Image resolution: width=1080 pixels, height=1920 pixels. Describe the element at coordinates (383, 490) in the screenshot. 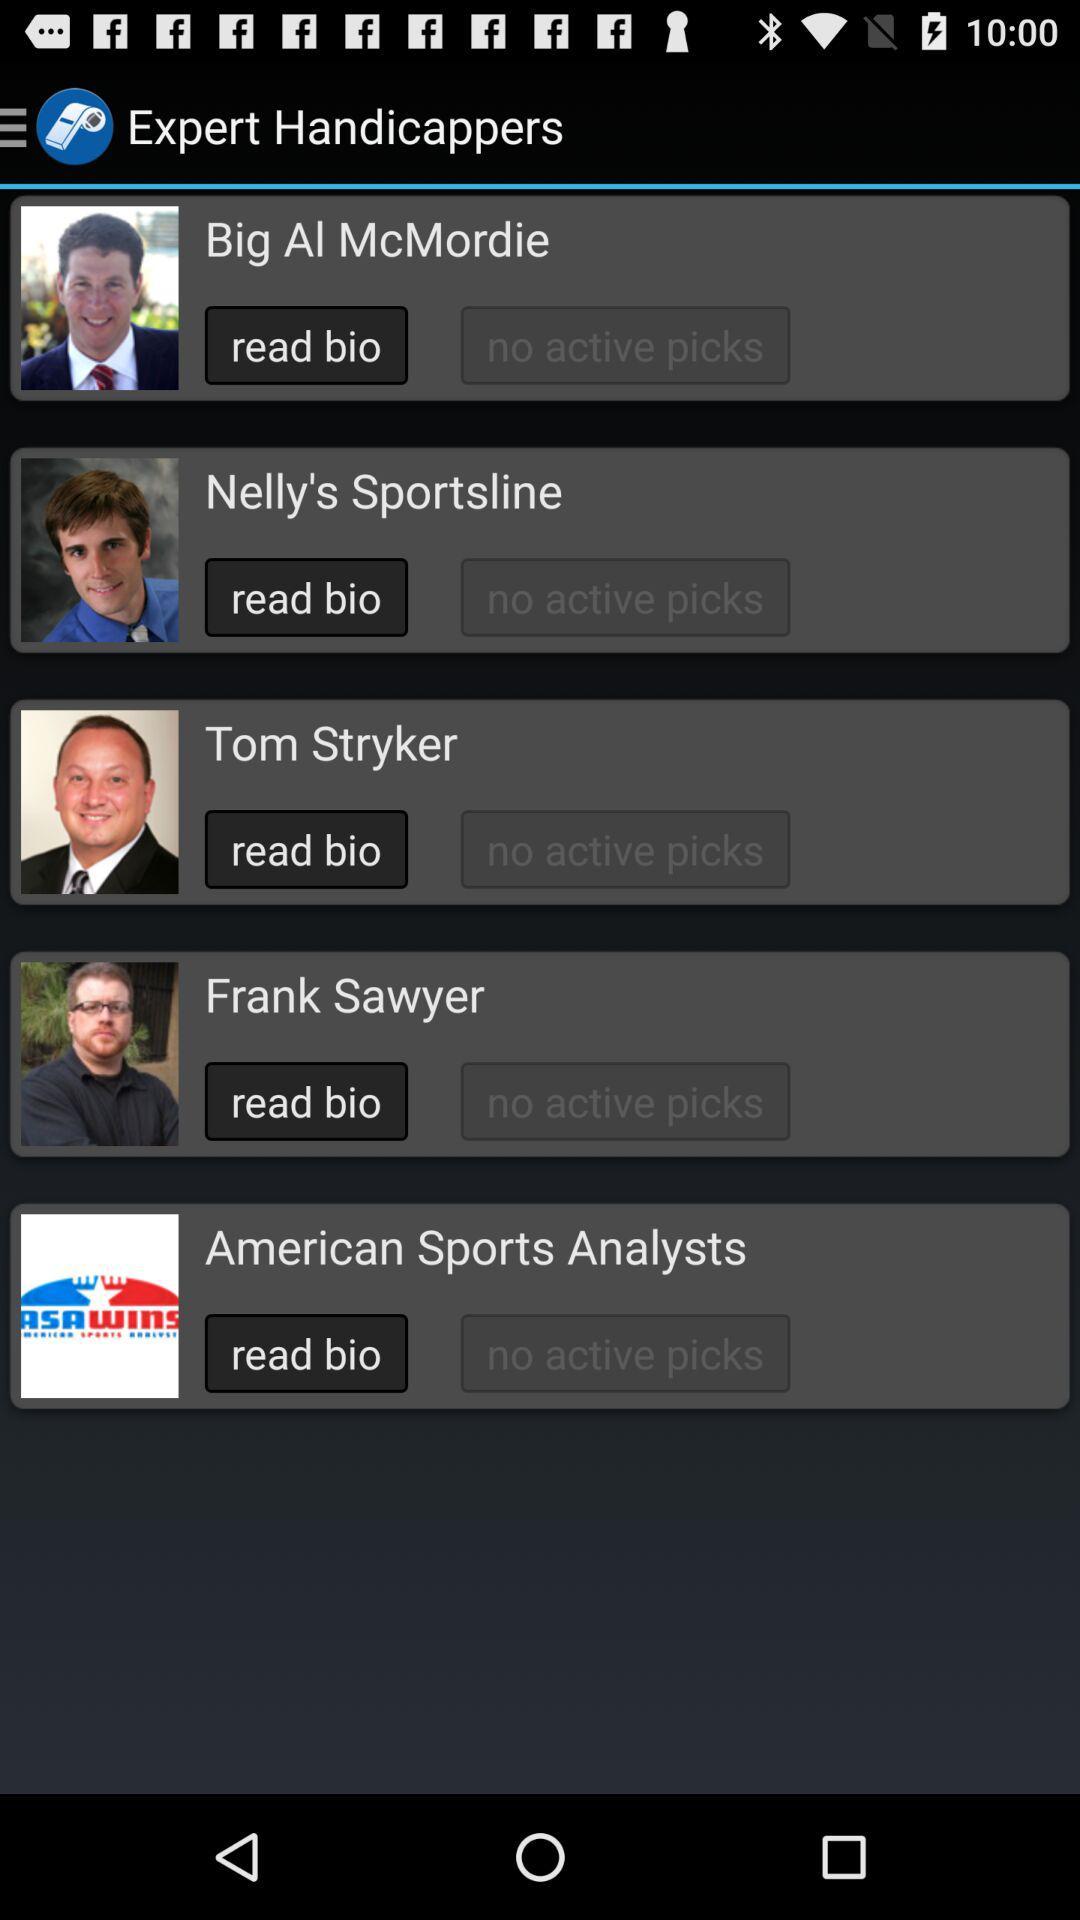

I see `the button below the read bio icon` at that location.